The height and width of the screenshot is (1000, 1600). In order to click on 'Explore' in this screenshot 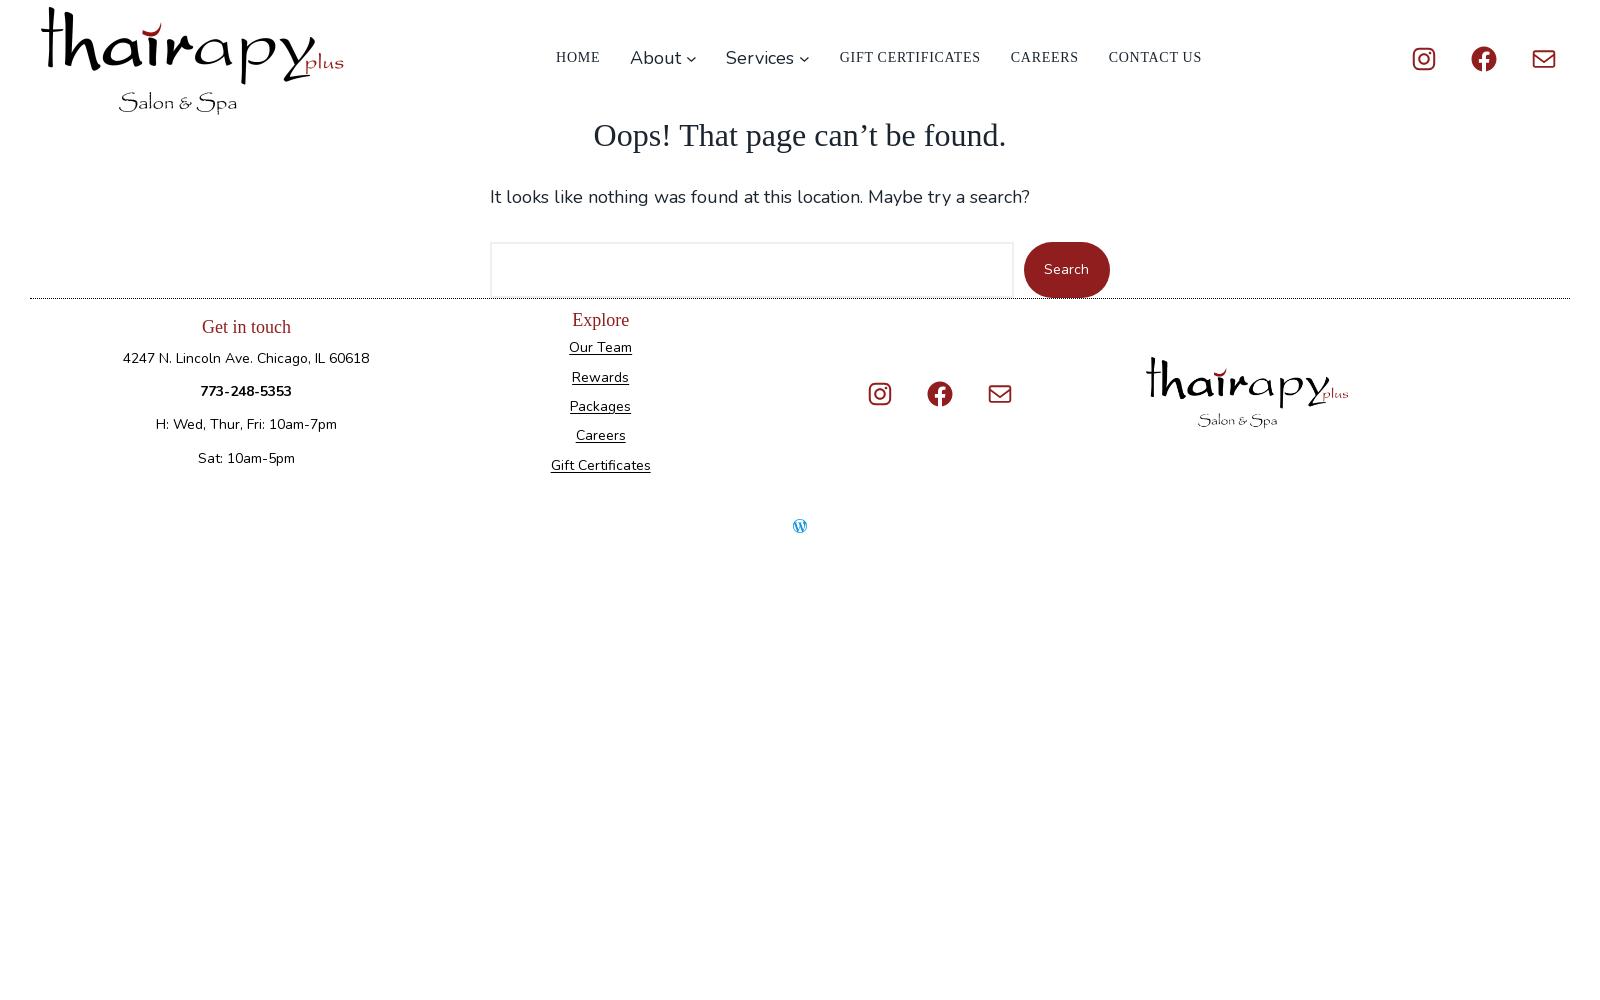, I will do `click(599, 318)`.